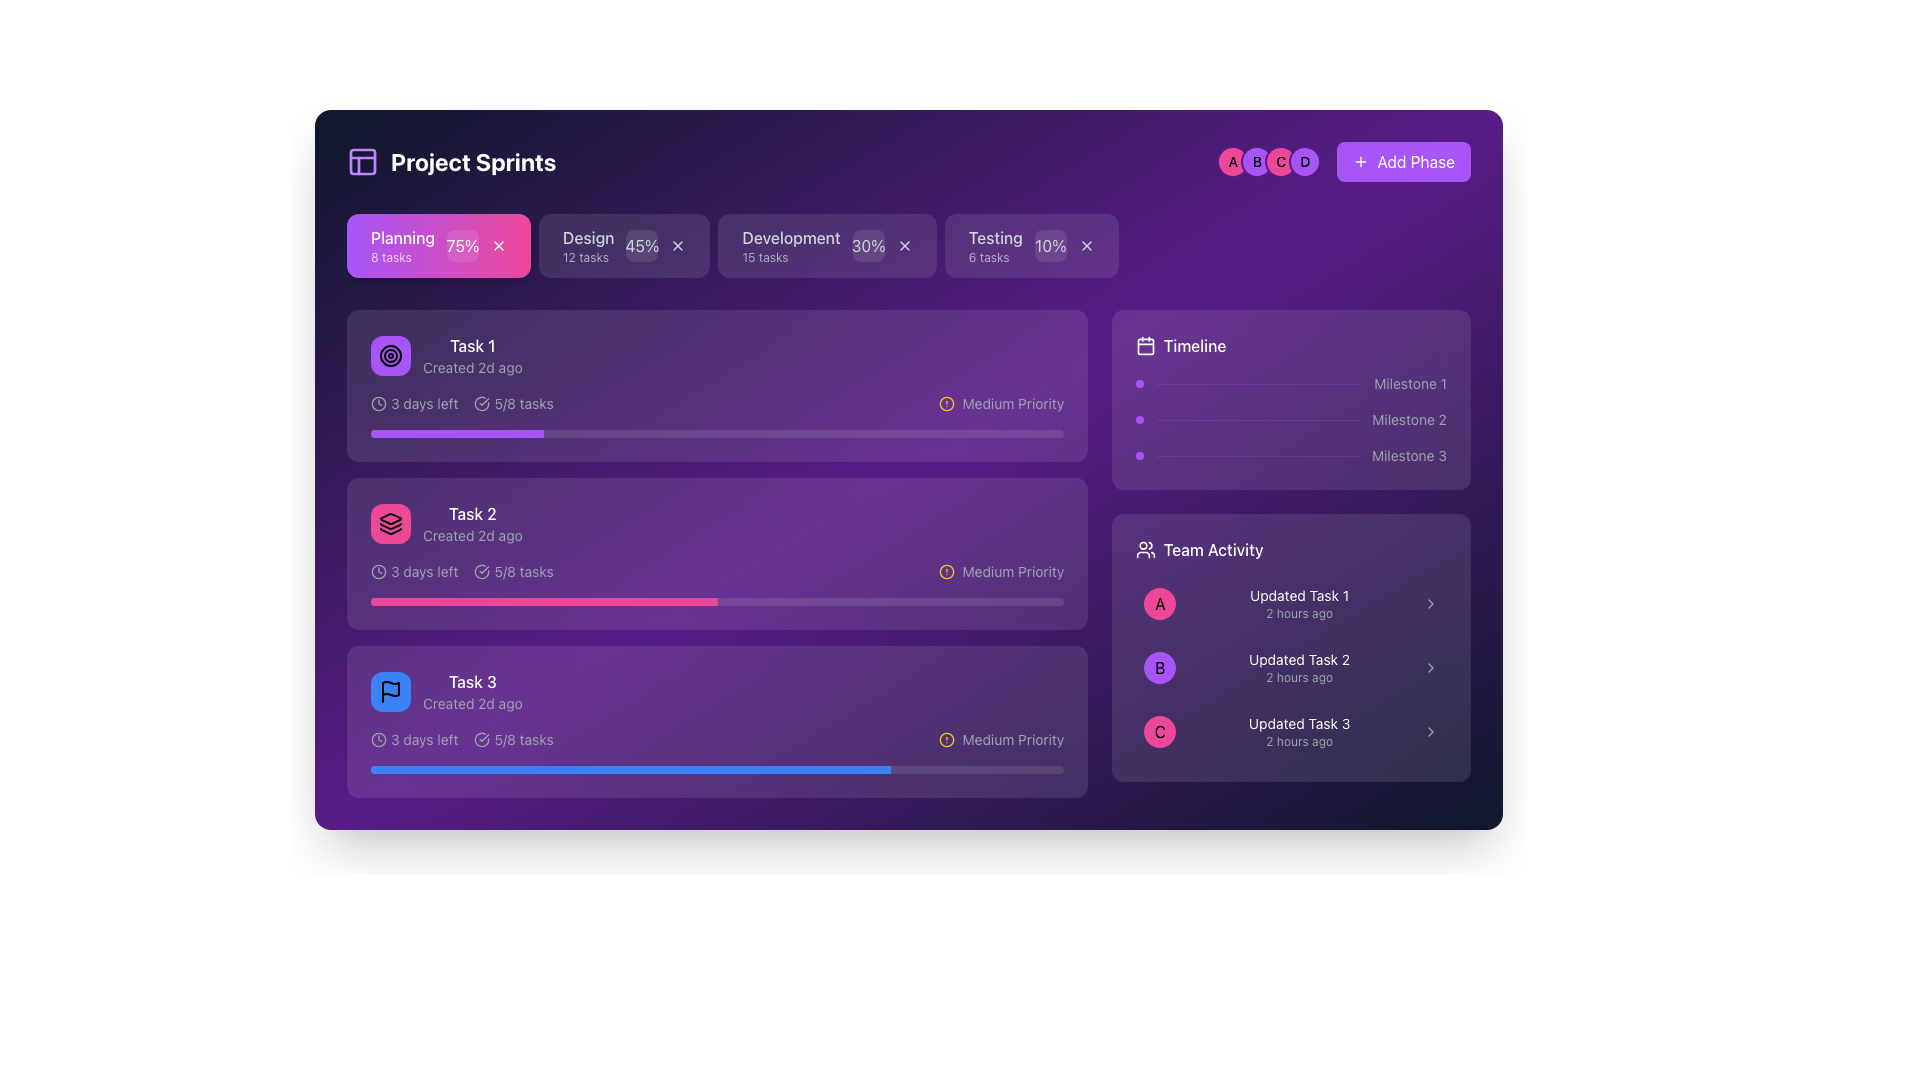  I want to click on displayed text from the medium priority indicator text label located at the right side of the second task card, following the circular warning icon, so click(1013, 571).